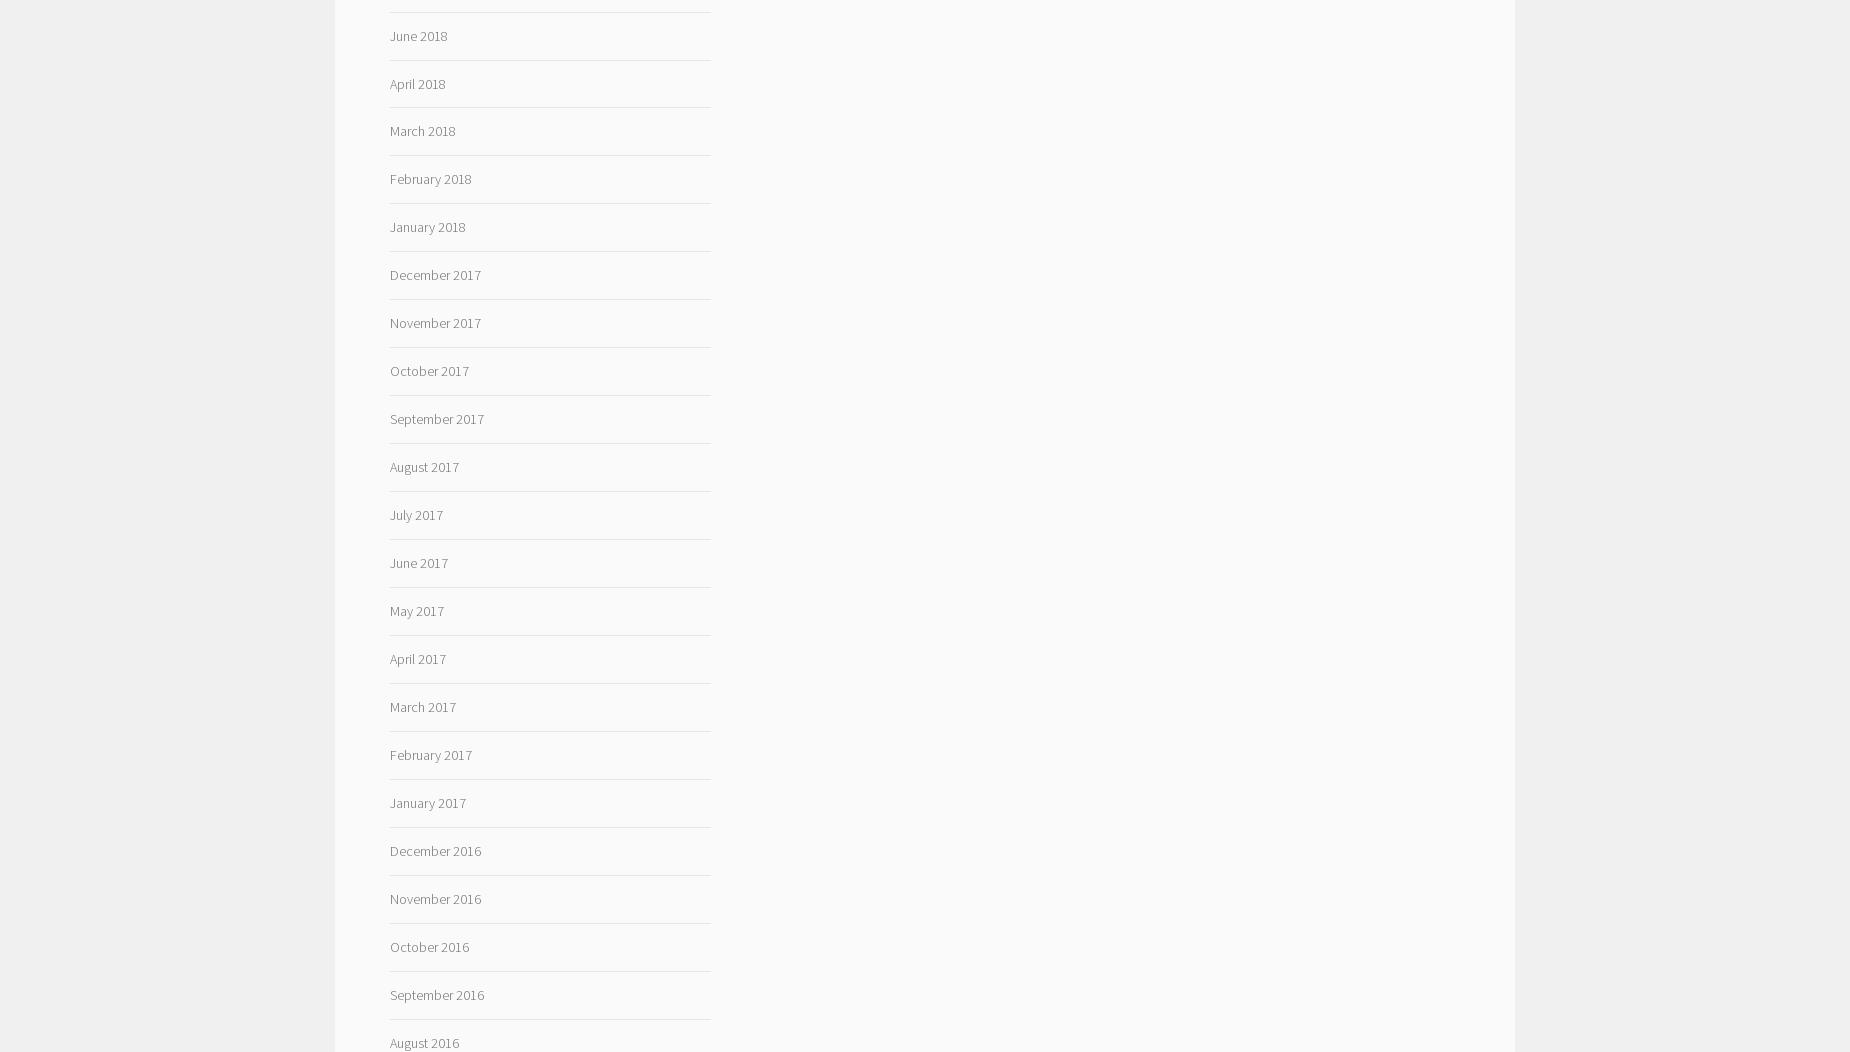 This screenshot has width=1850, height=1052. I want to click on 'September 2017', so click(435, 418).